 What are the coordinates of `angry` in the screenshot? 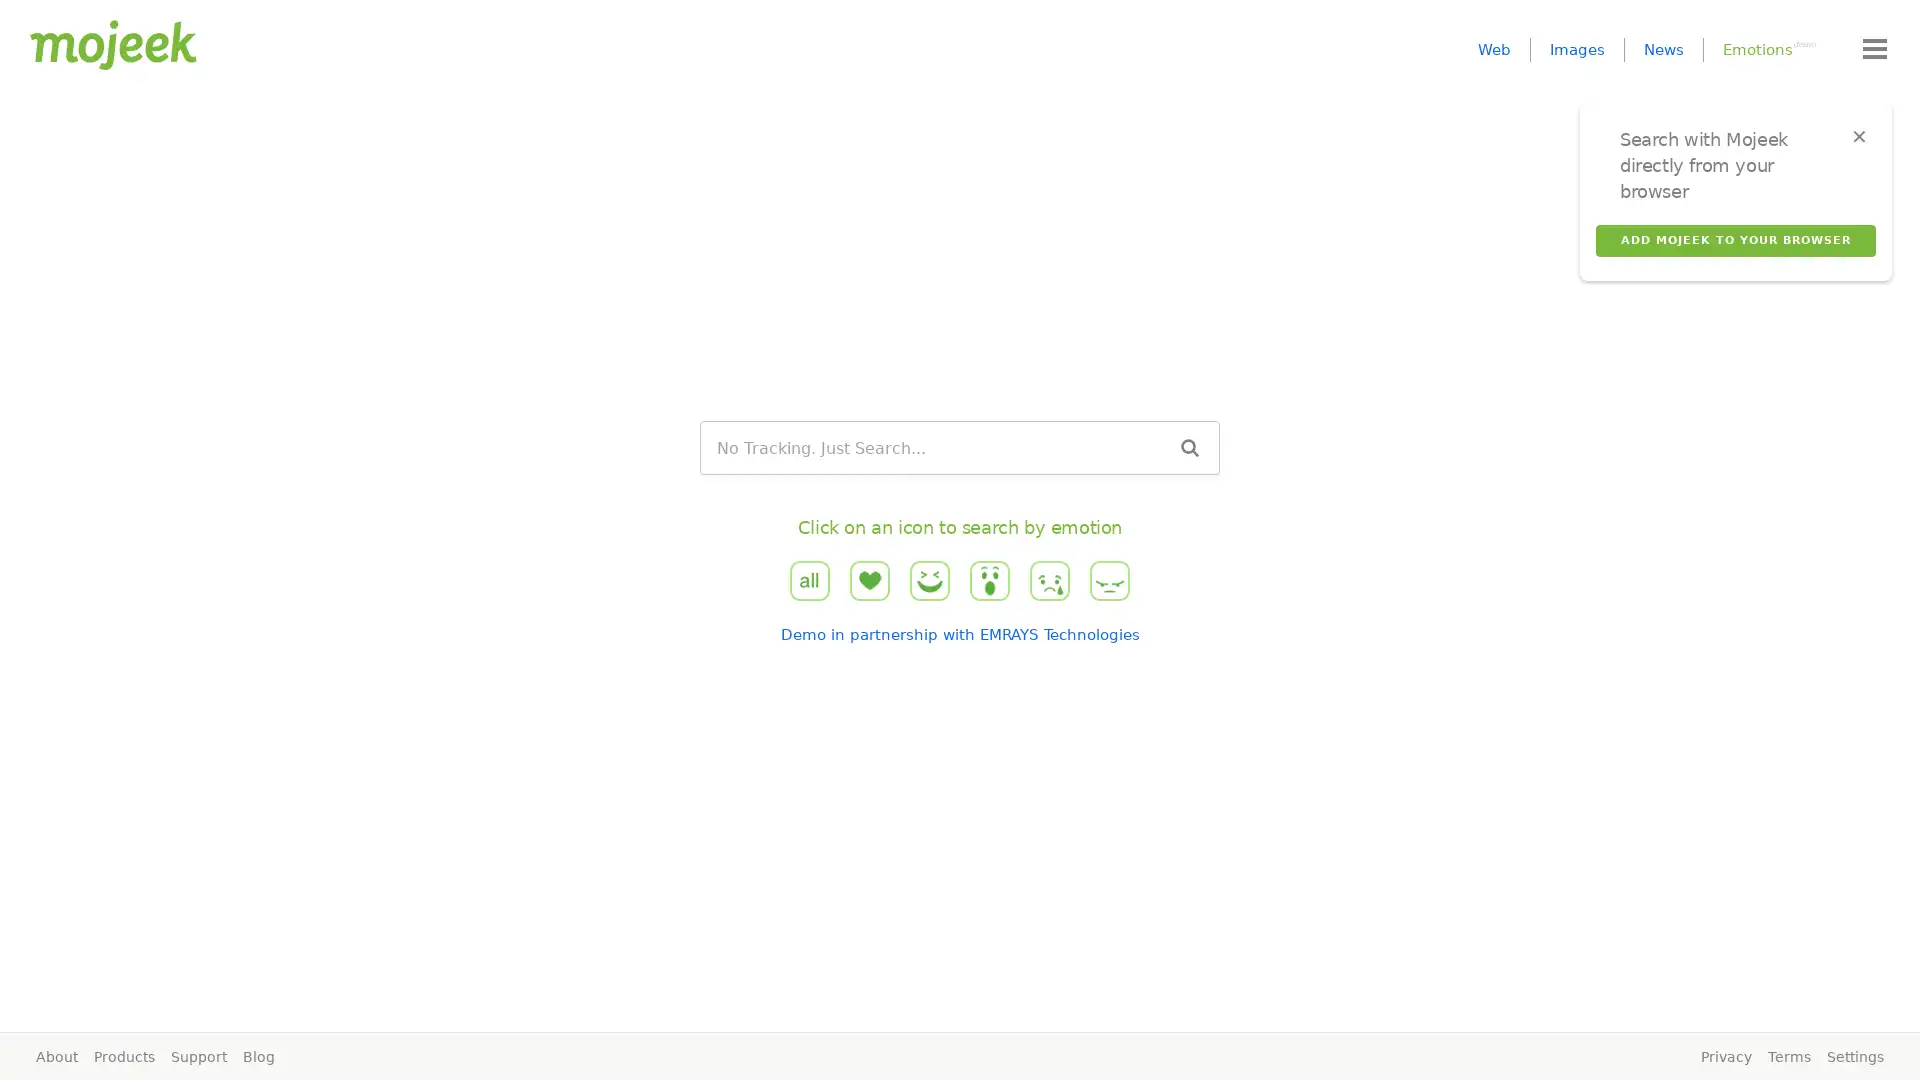 It's located at (1108, 581).